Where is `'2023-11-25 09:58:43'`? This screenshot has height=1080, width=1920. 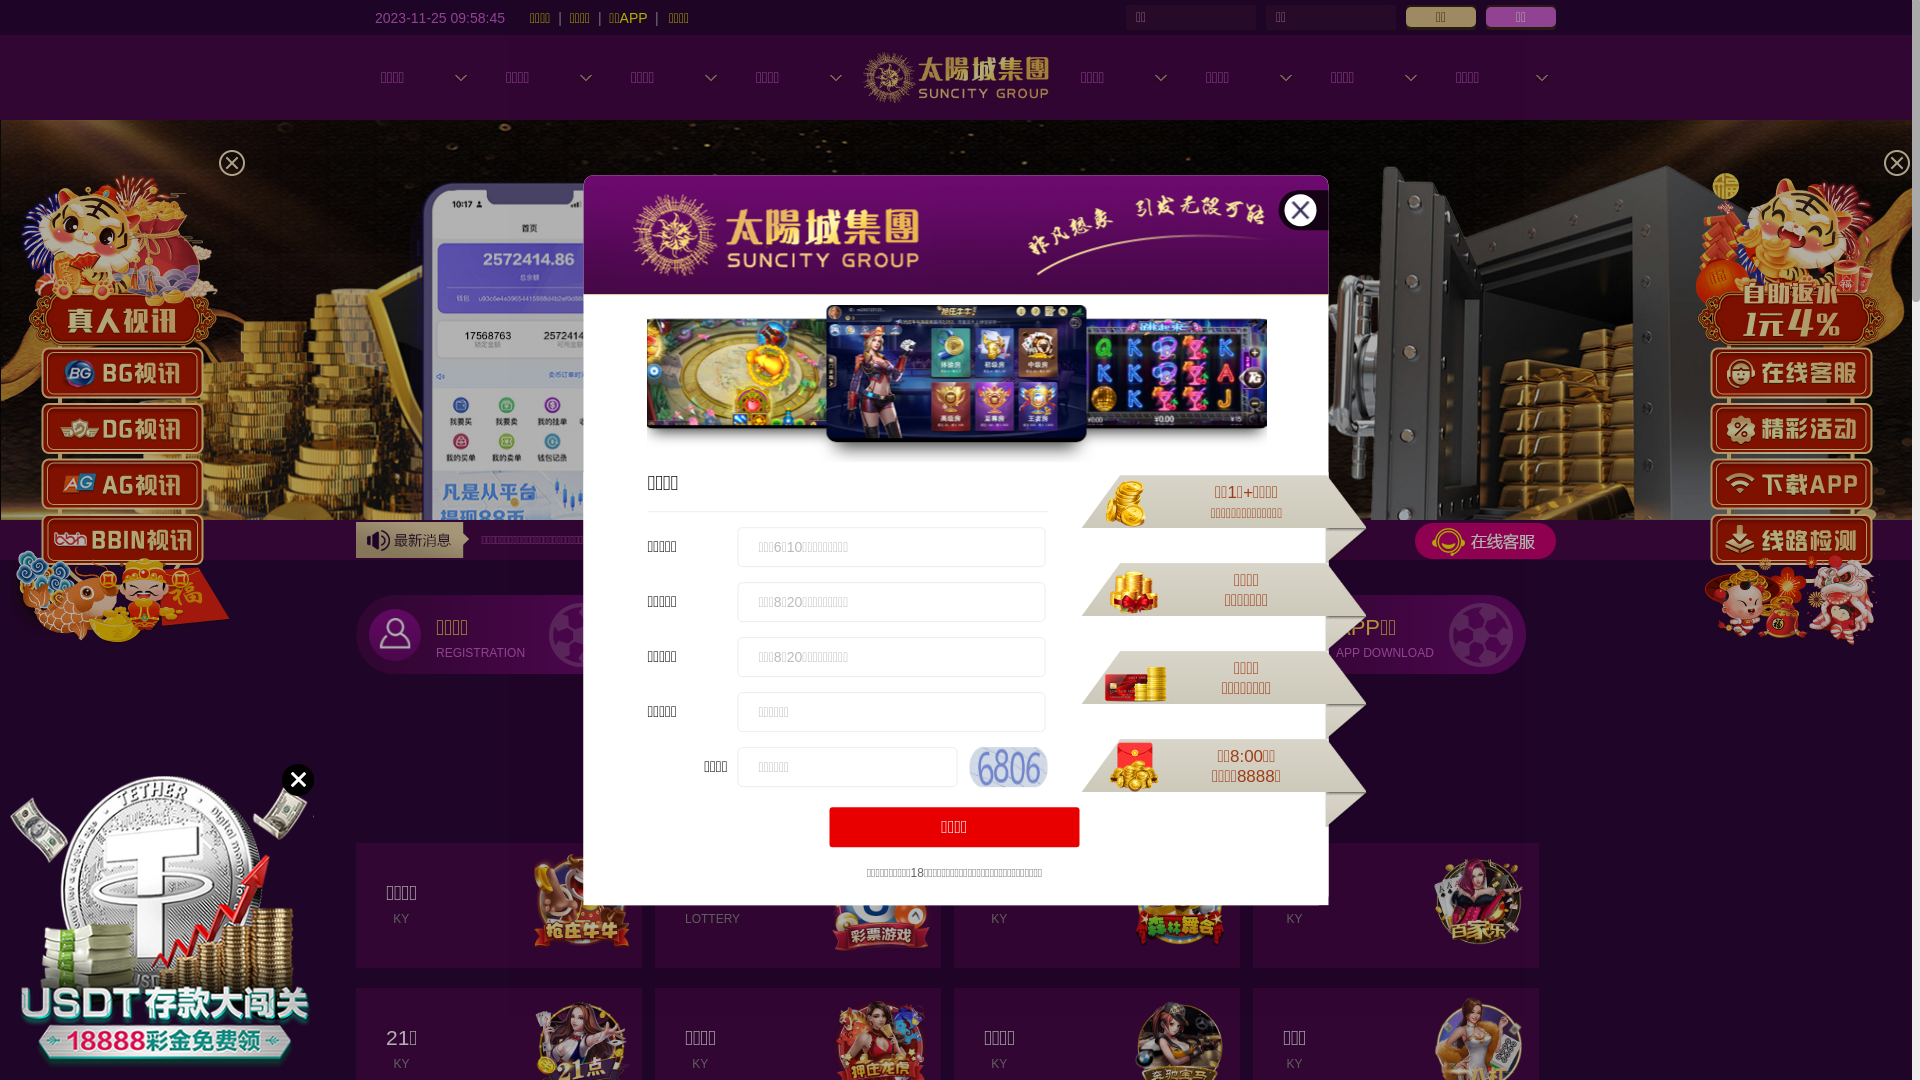 '2023-11-25 09:58:43' is located at coordinates (439, 16).